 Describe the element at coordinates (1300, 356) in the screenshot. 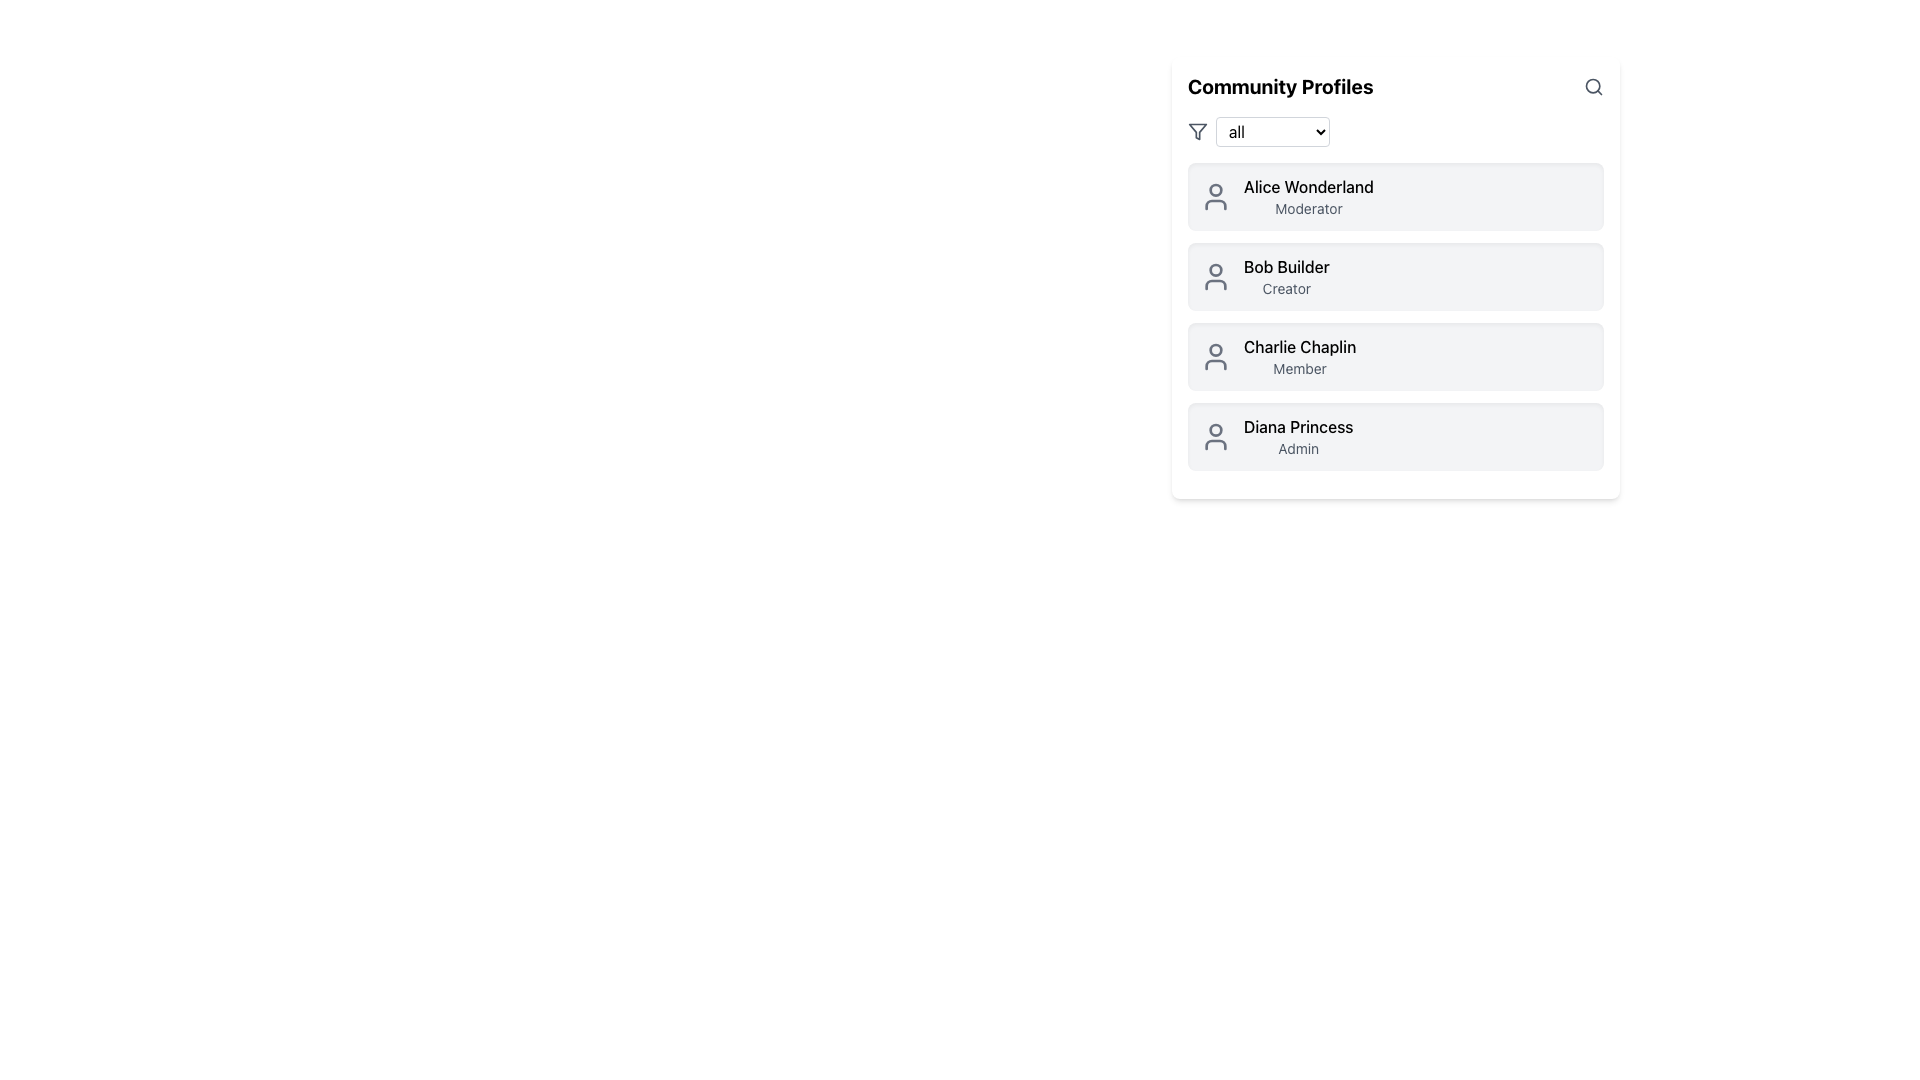

I see `displayed text of the user profile showing 'Charlie Chaplin' and 'Member' located in the third row of the vertical list of user profiles` at that location.